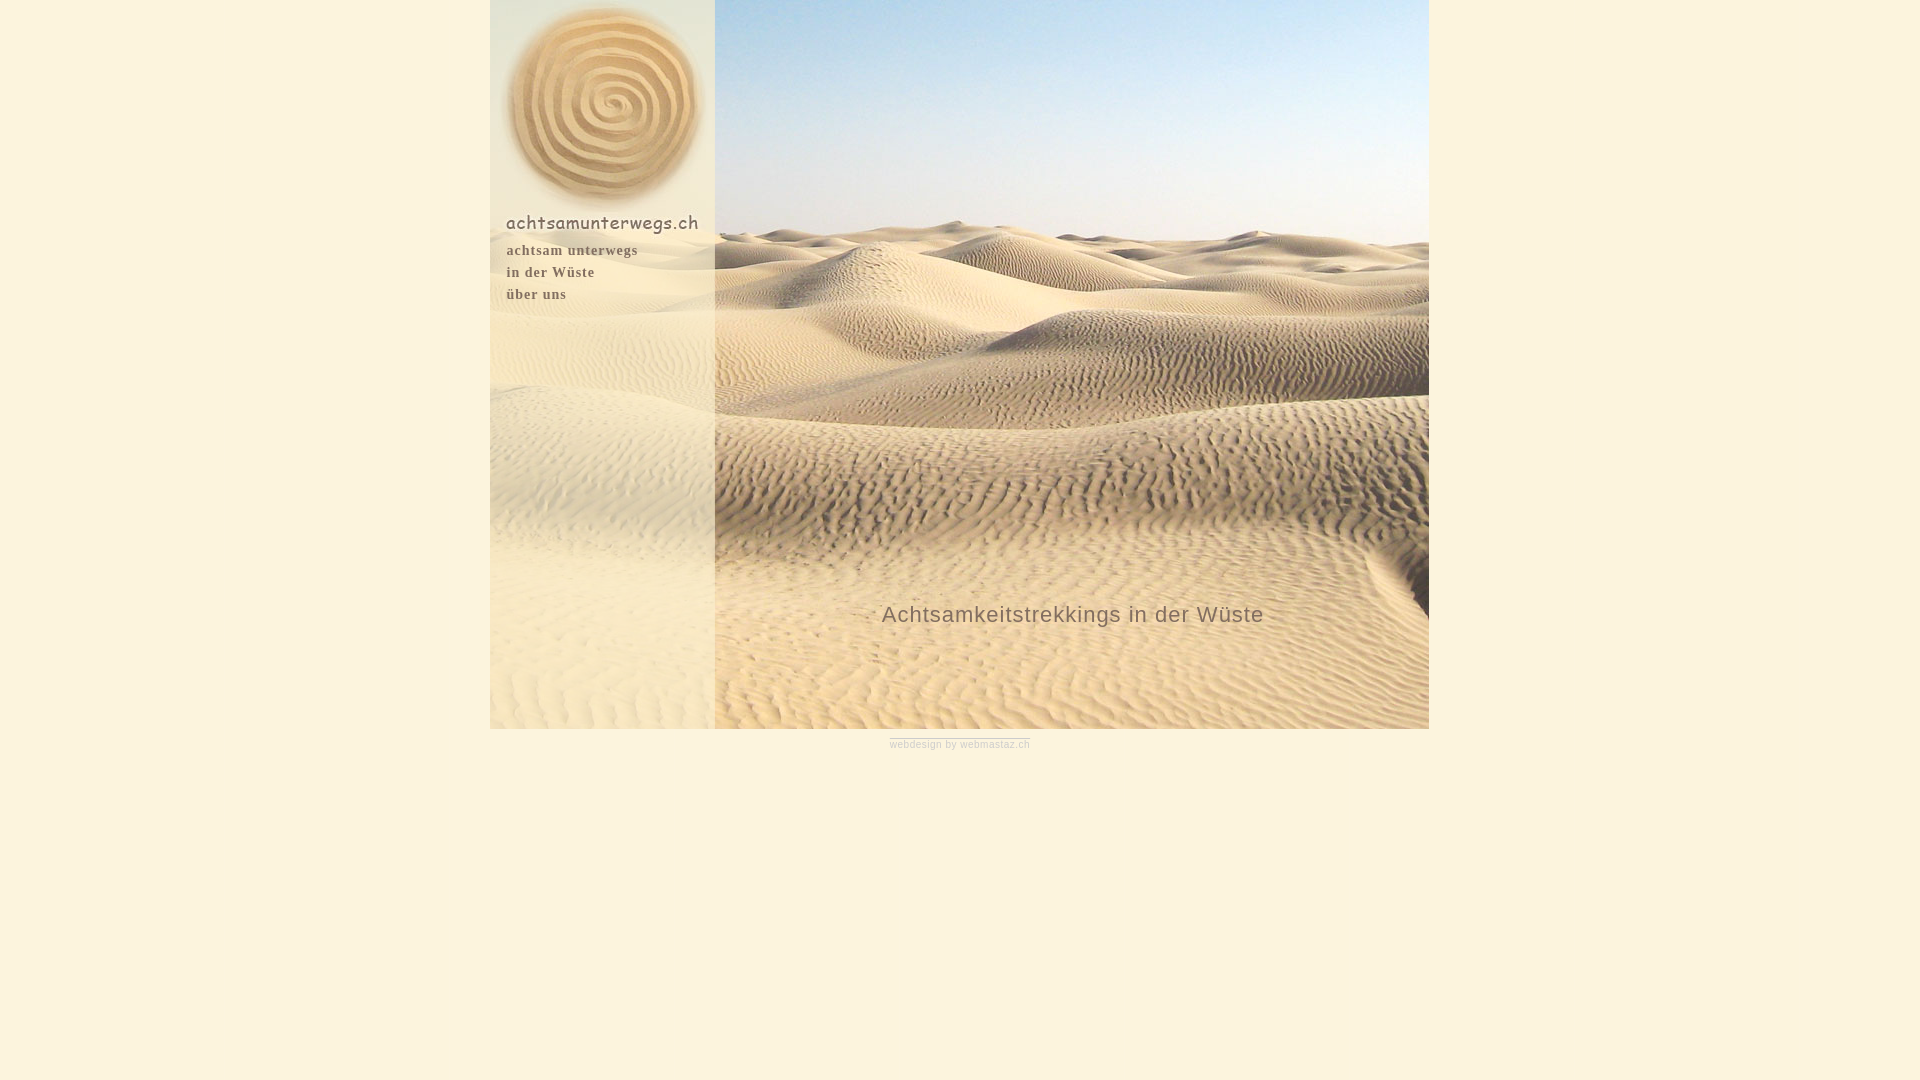 This screenshot has height=1080, width=1920. Describe the element at coordinates (960, 744) in the screenshot. I see `'webdesign by webmastaz.ch'` at that location.